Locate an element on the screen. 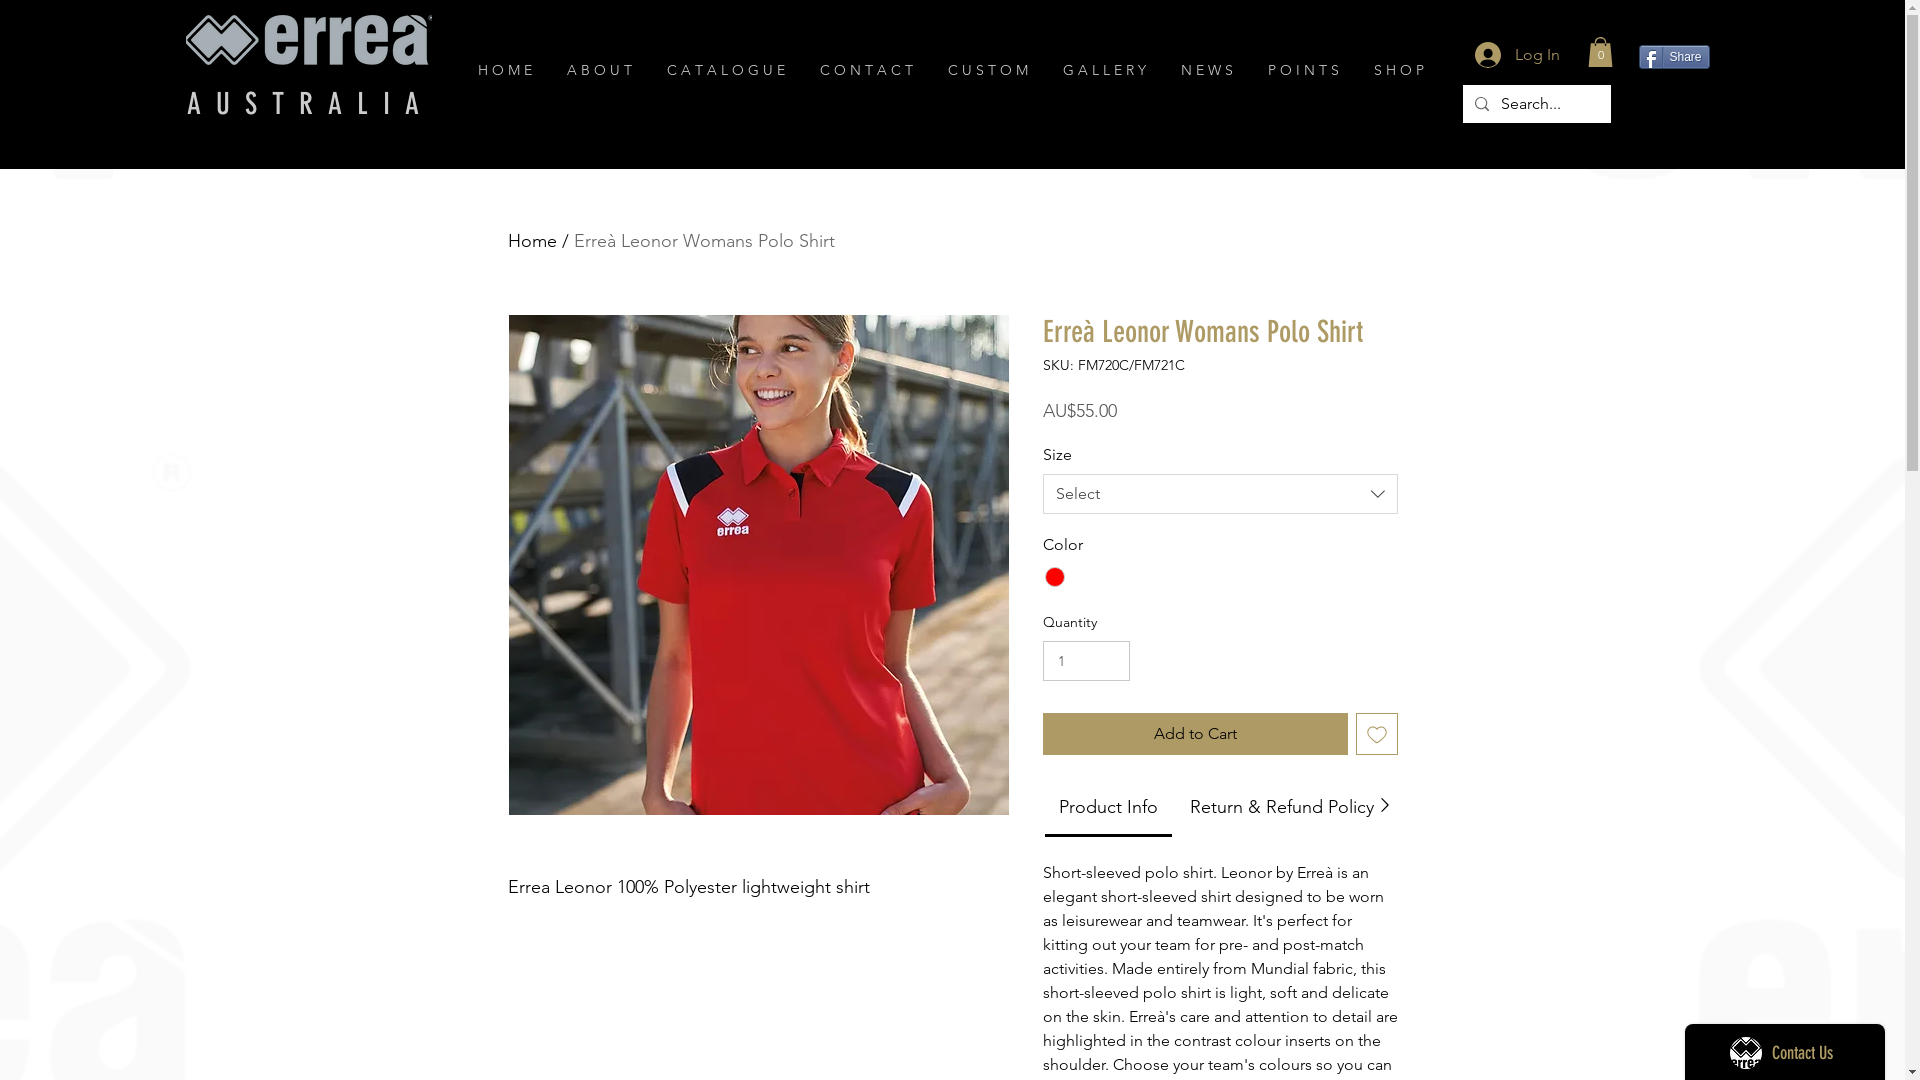 The height and width of the screenshot is (1080, 1920). 'C A T A L O G U E' is located at coordinates (727, 68).